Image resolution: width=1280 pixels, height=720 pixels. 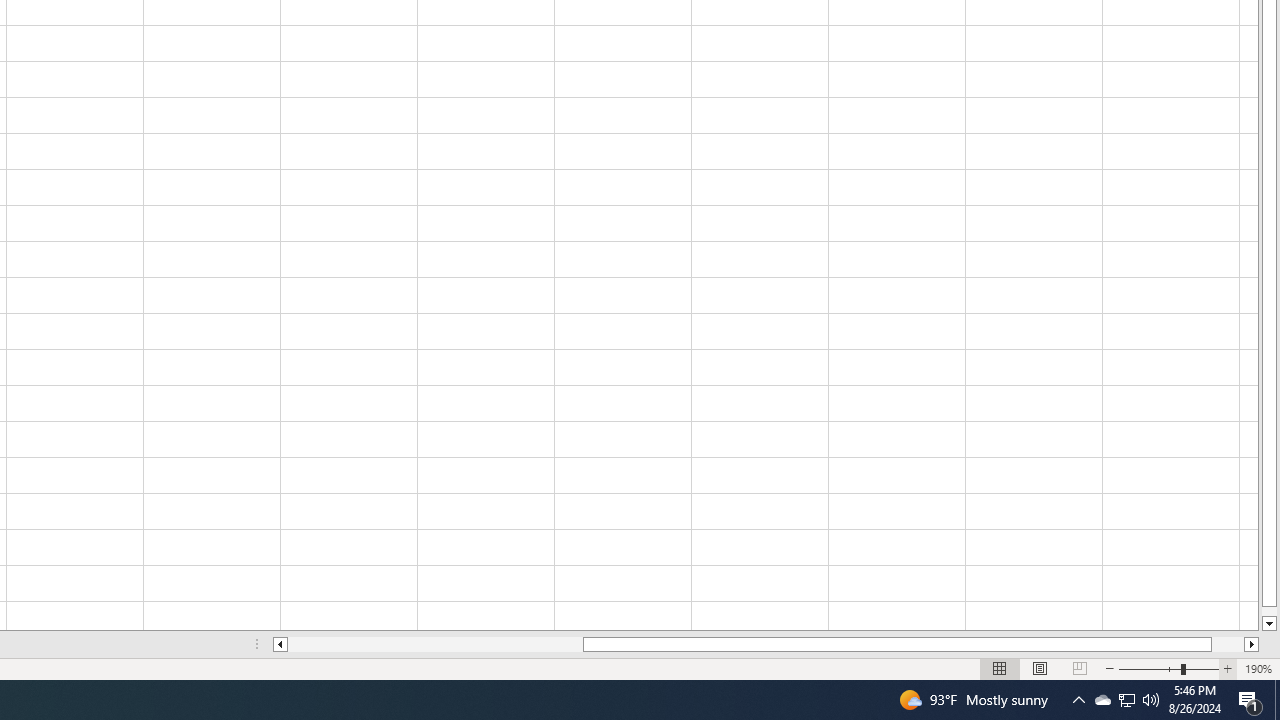 What do you see at coordinates (1268, 610) in the screenshot?
I see `'Page down'` at bounding box center [1268, 610].